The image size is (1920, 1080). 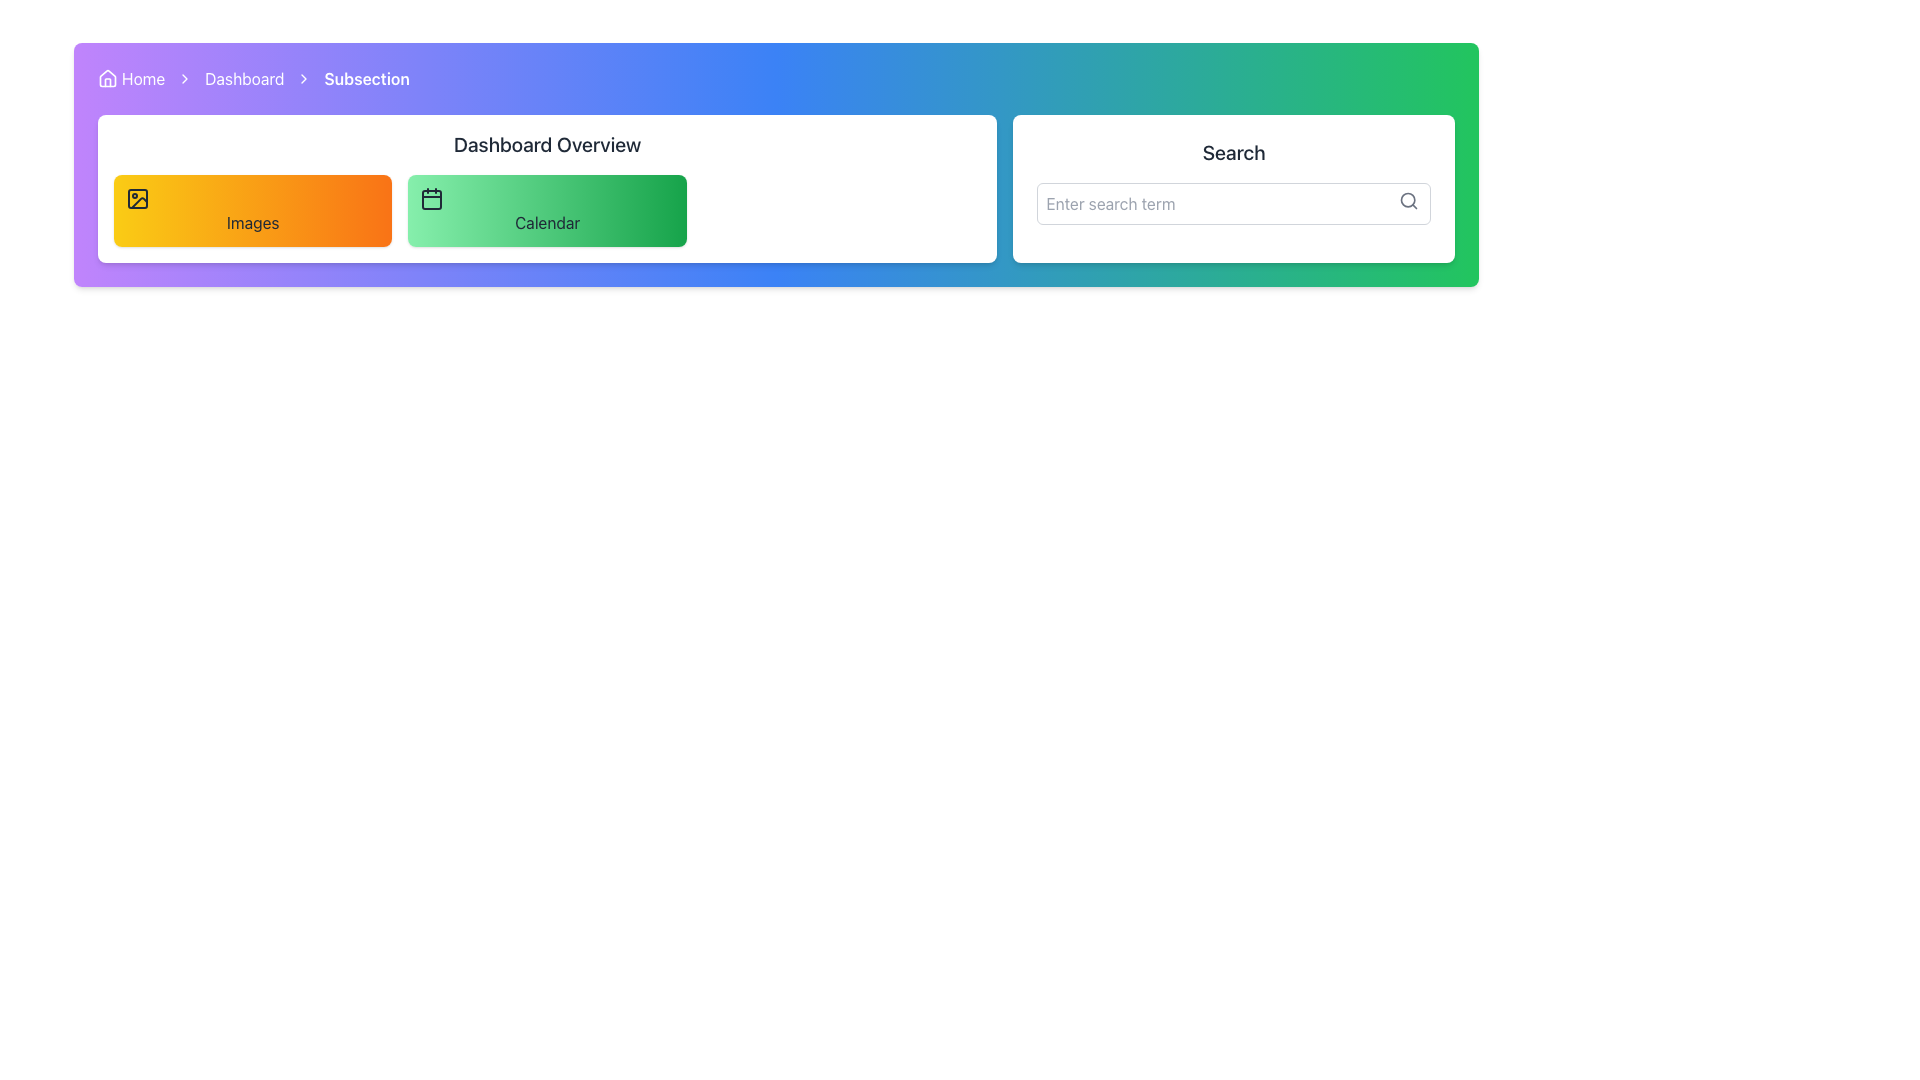 What do you see at coordinates (547, 144) in the screenshot?
I see `the bold text label 'Dashboard Overview' to trigger any potential tooltips or events` at bounding box center [547, 144].